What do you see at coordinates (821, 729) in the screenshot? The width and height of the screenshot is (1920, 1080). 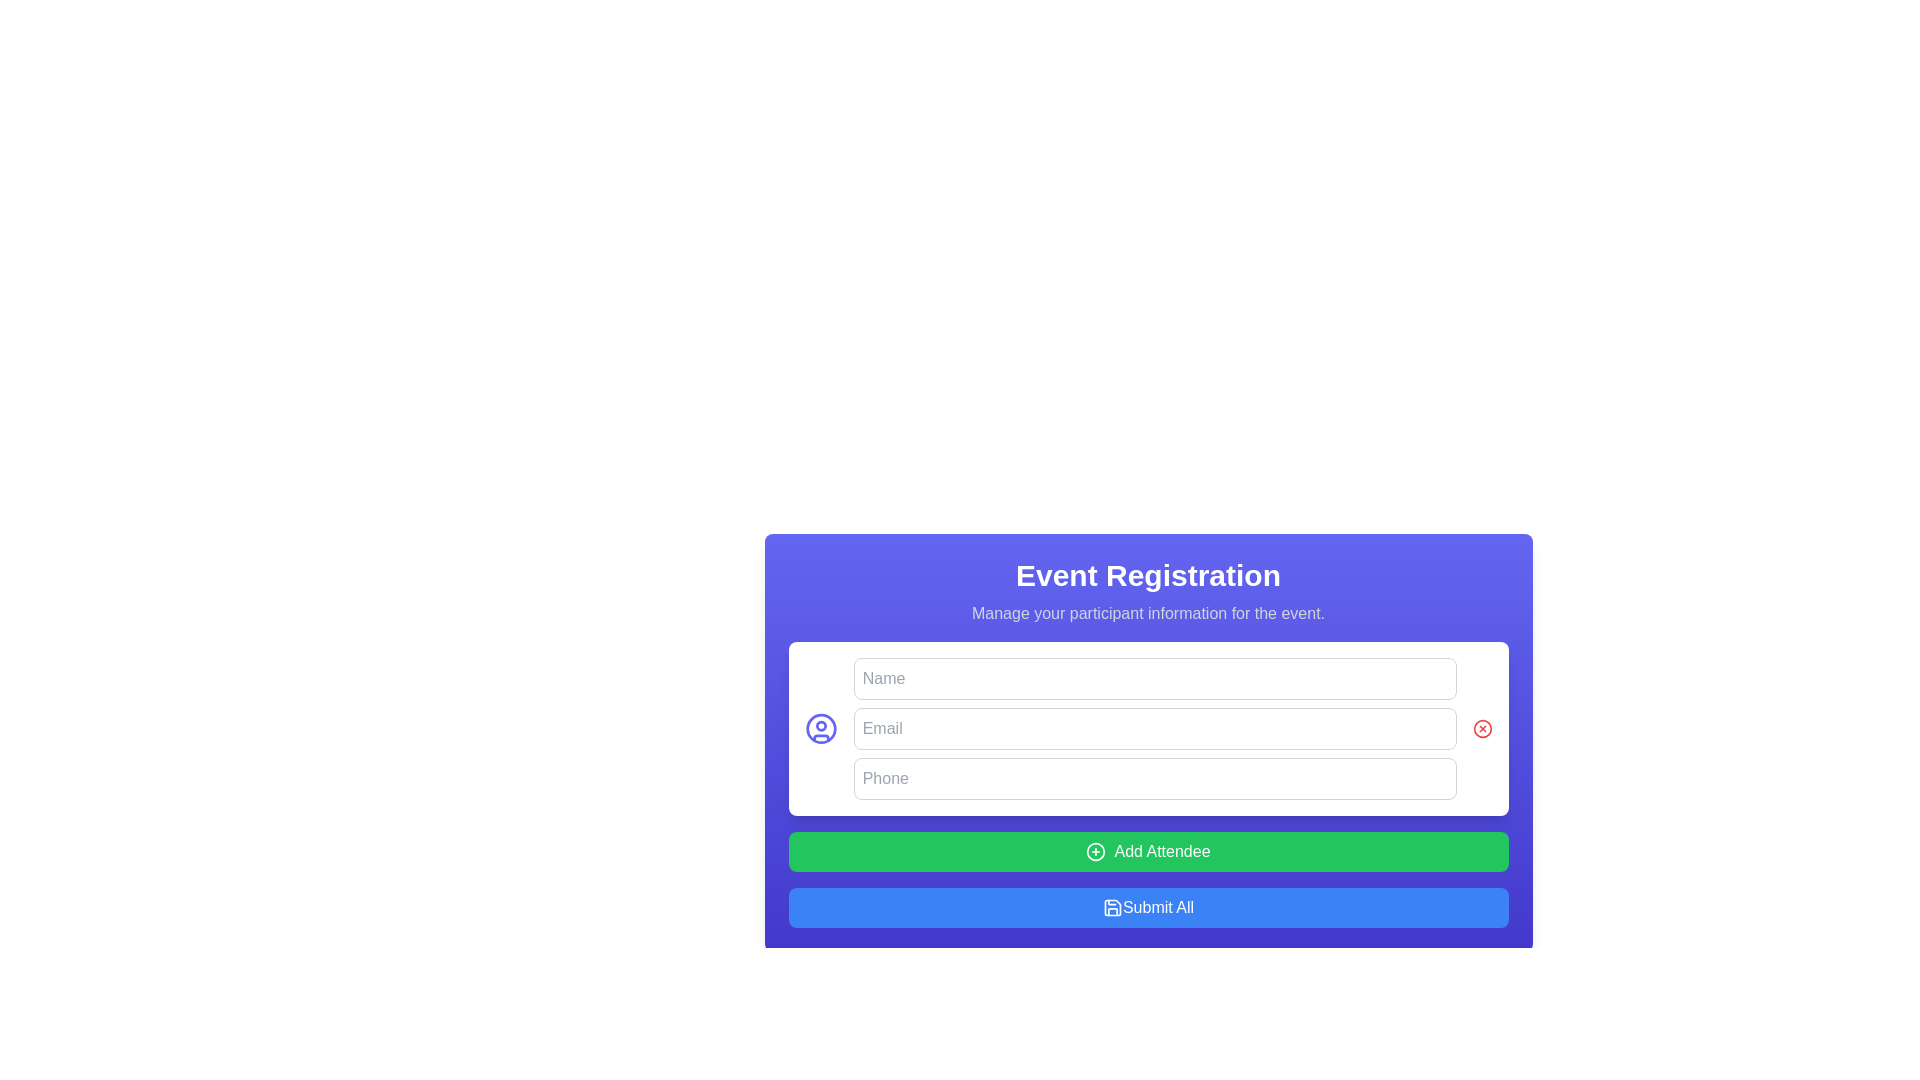 I see `the circular graphical element located on the left side of the form input fields section, aligned vertically with the 'Name' input field` at bounding box center [821, 729].